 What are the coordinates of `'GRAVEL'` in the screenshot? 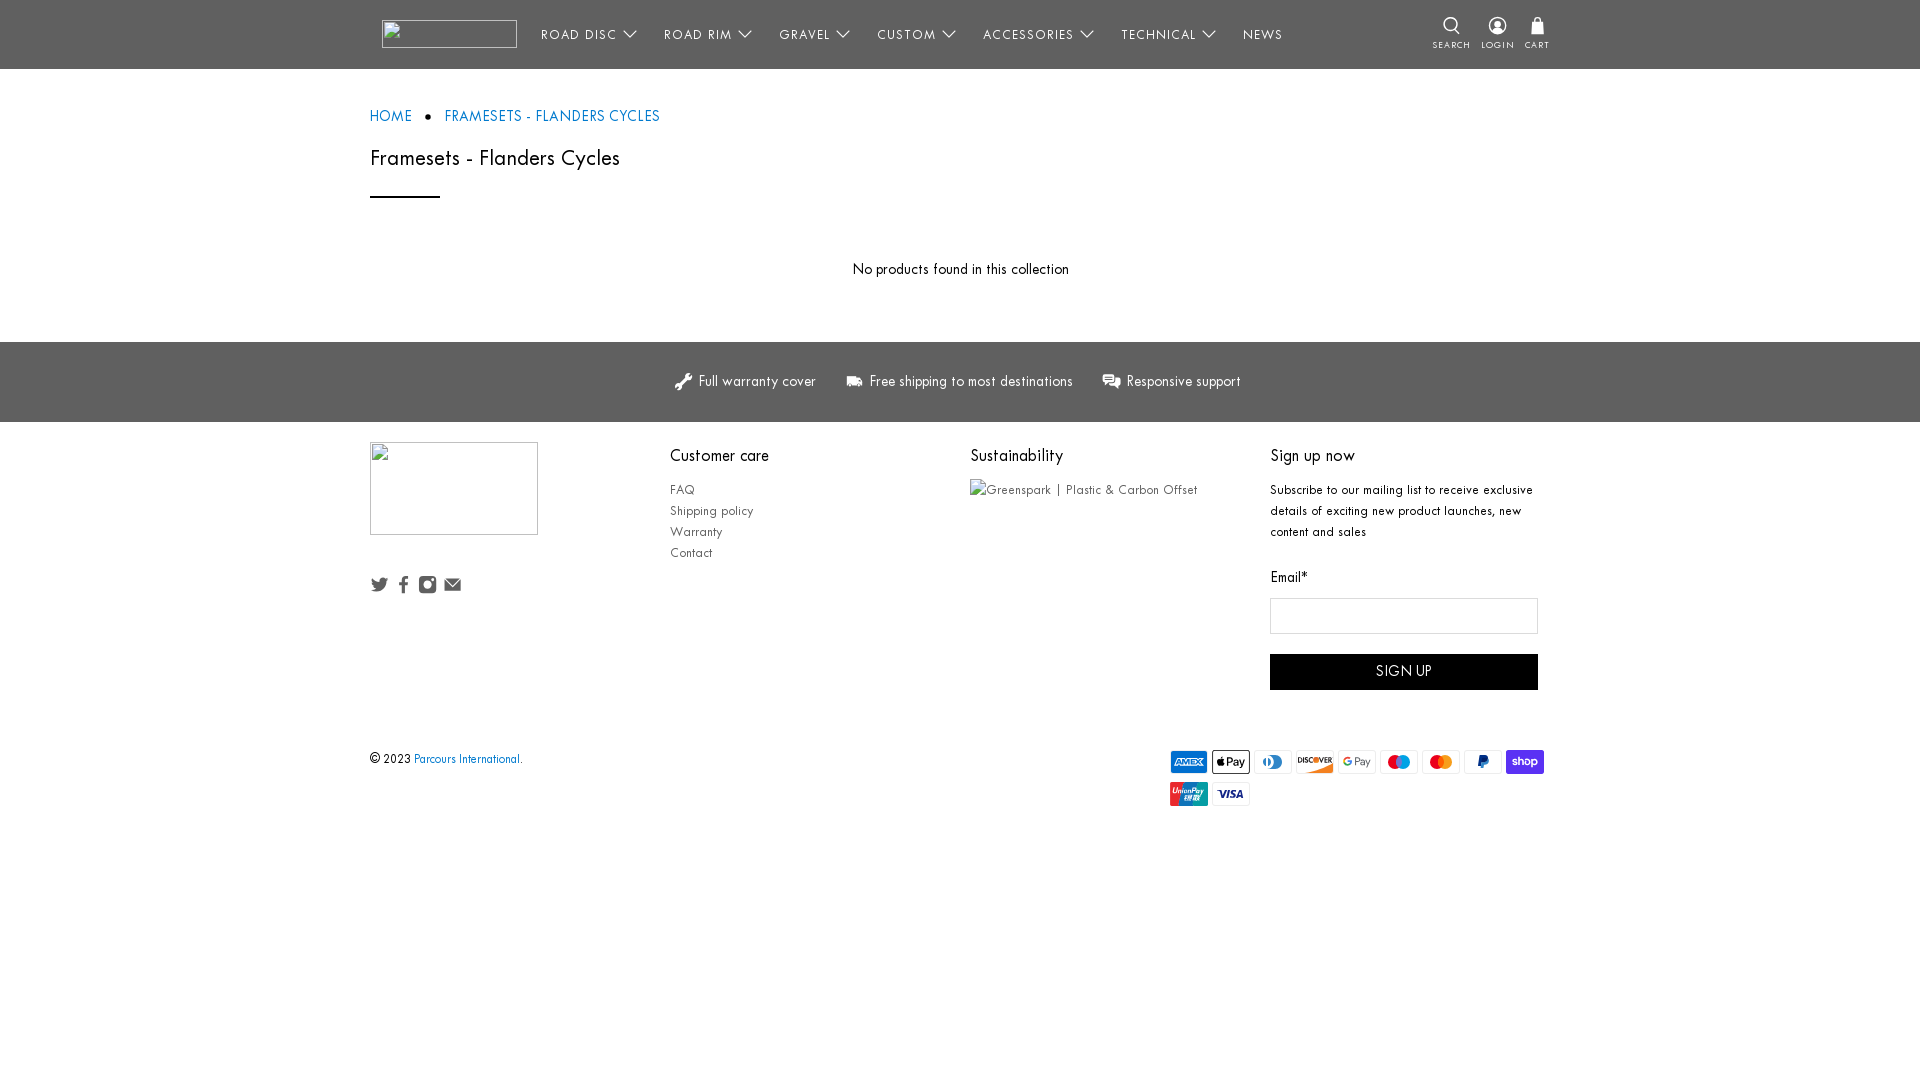 It's located at (816, 34).